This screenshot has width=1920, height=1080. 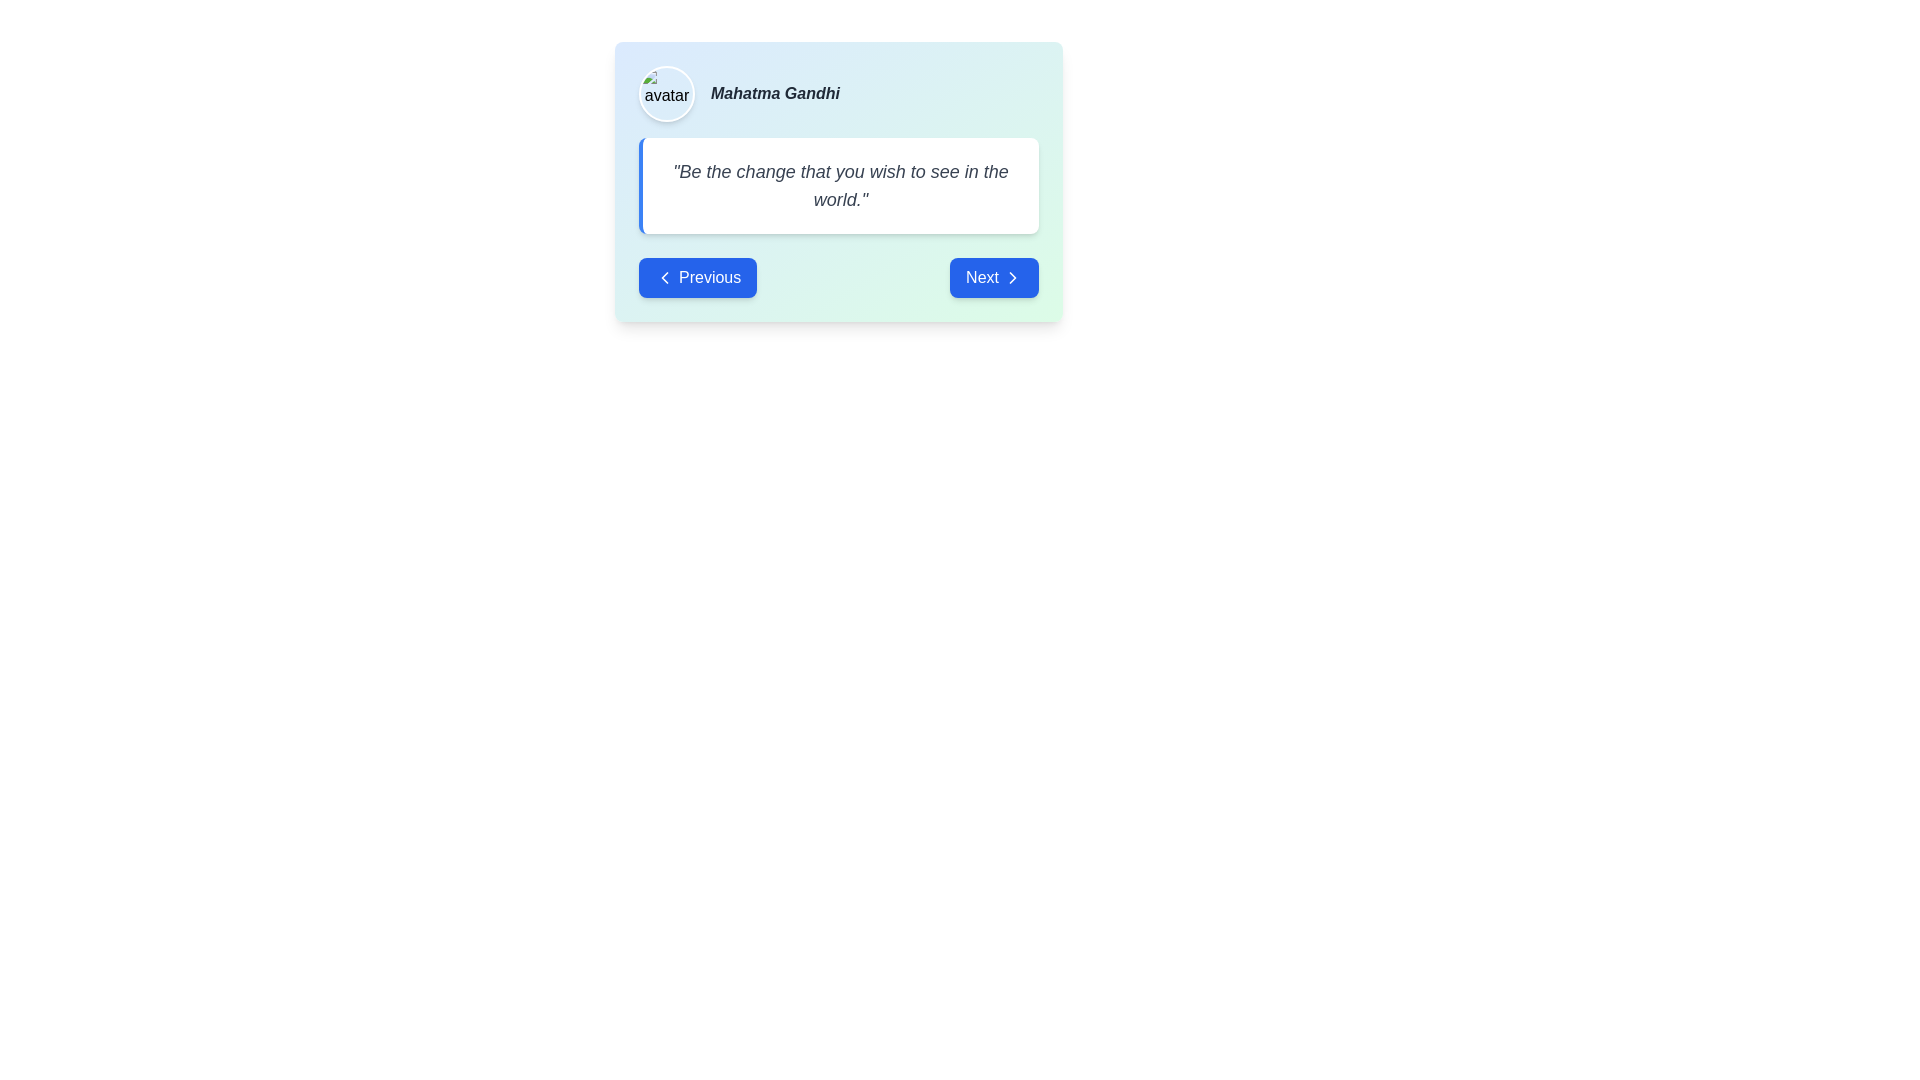 What do you see at coordinates (665, 277) in the screenshot?
I see `the previous icon located on the left side of the 'Previous' button` at bounding box center [665, 277].